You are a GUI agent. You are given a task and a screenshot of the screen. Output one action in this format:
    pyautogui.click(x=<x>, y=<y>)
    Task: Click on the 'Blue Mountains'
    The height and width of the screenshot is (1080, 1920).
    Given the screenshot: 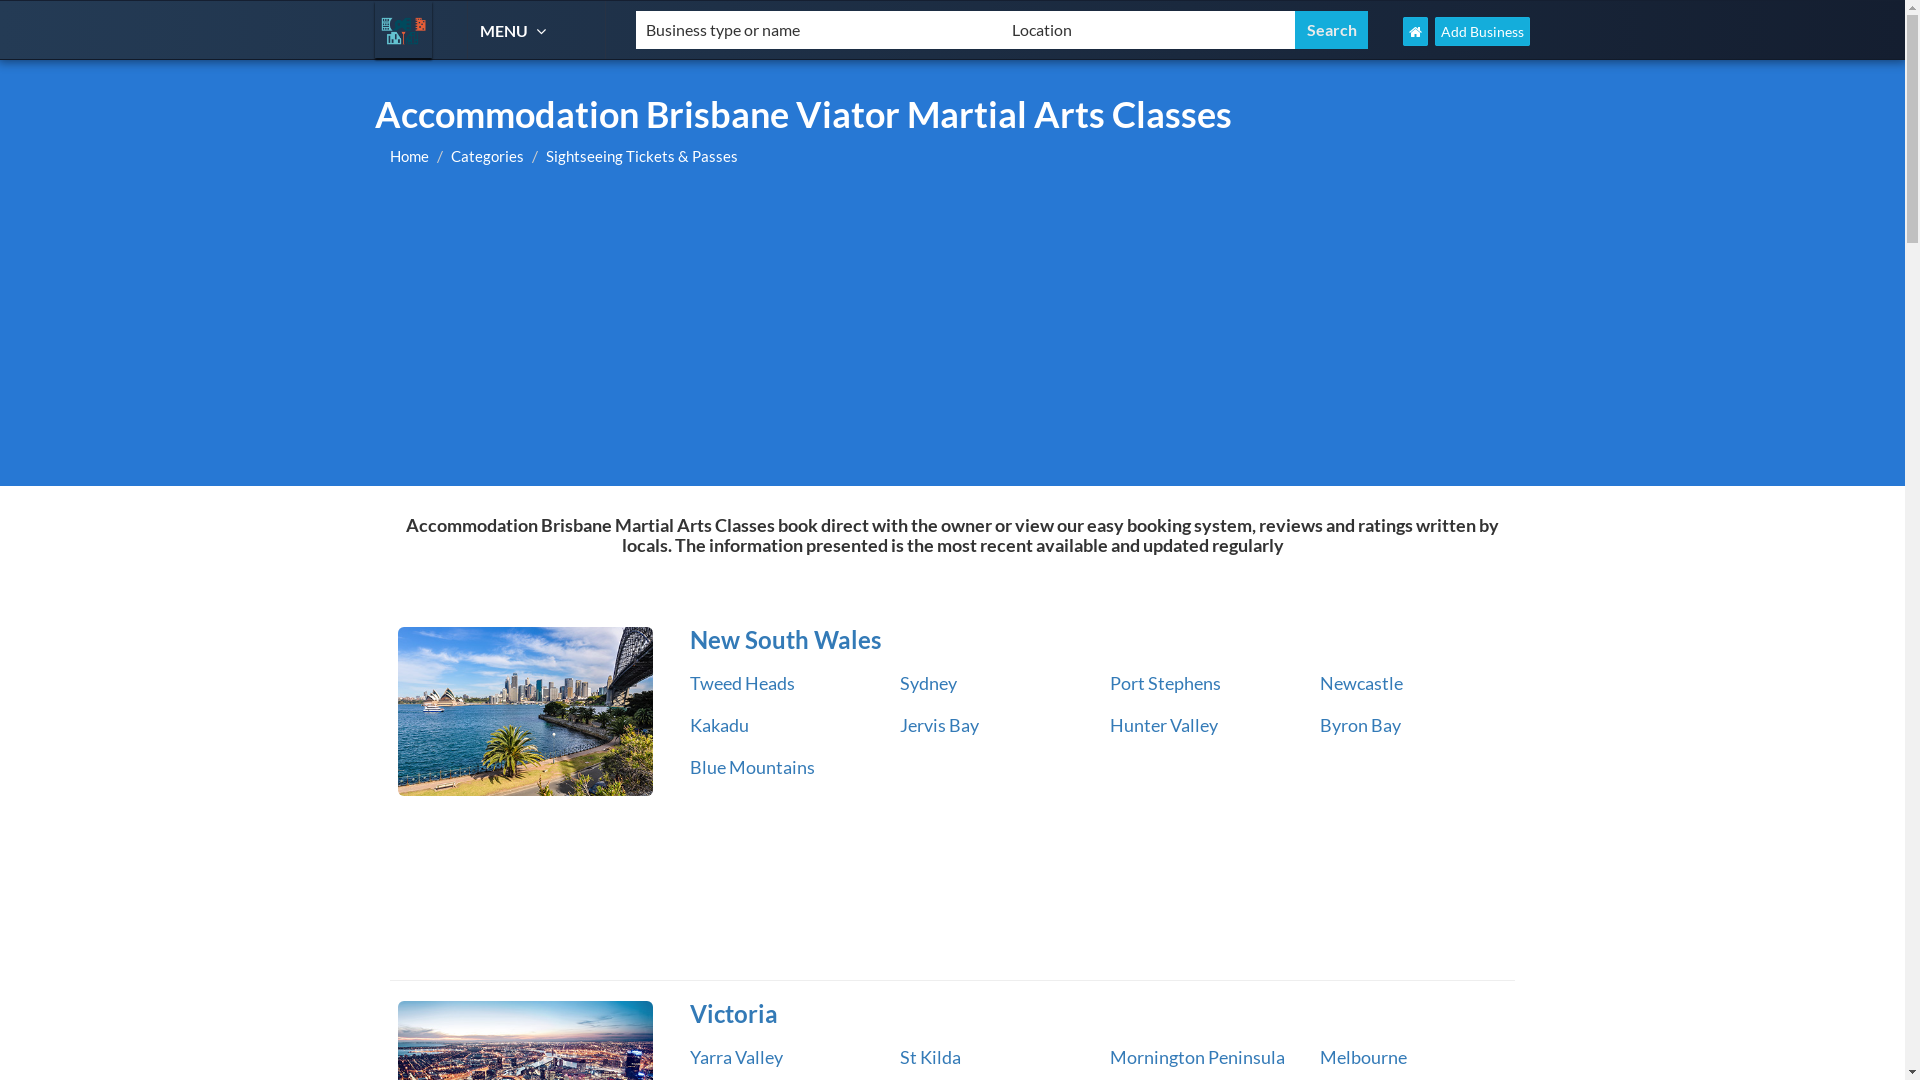 What is the action you would take?
    pyautogui.click(x=751, y=766)
    